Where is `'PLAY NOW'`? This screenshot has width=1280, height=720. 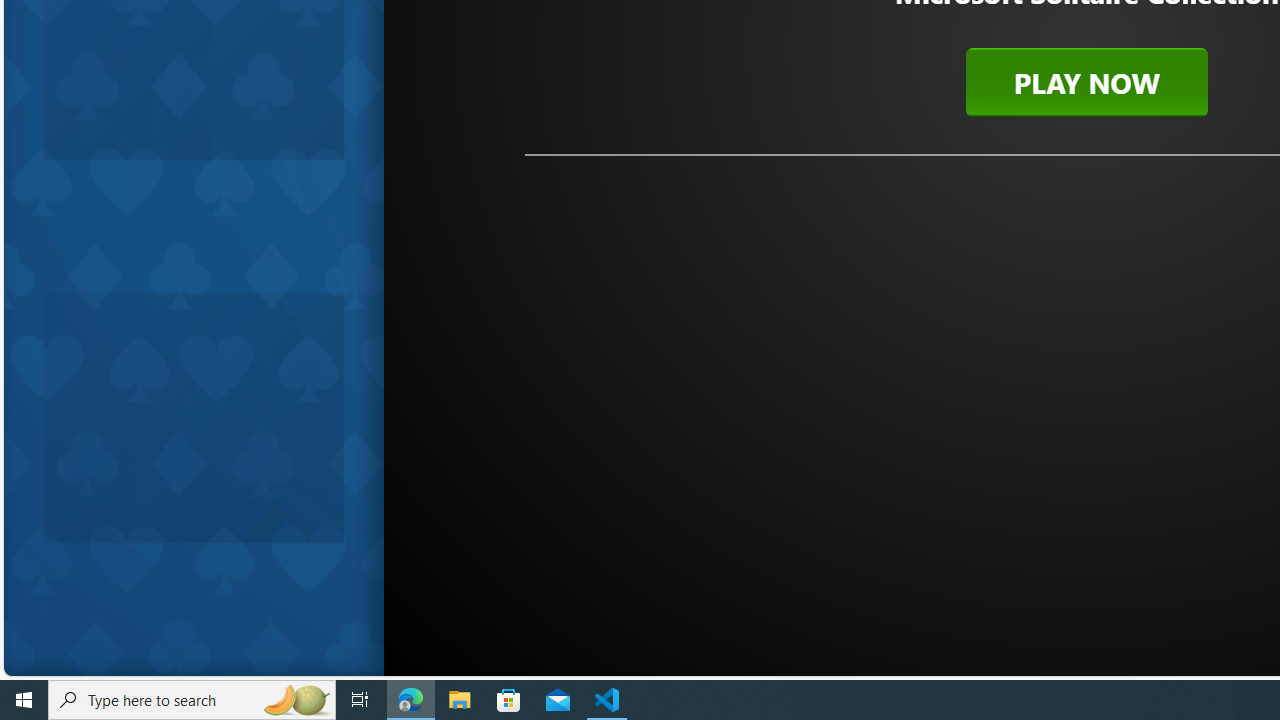 'PLAY NOW' is located at coordinates (1085, 81).